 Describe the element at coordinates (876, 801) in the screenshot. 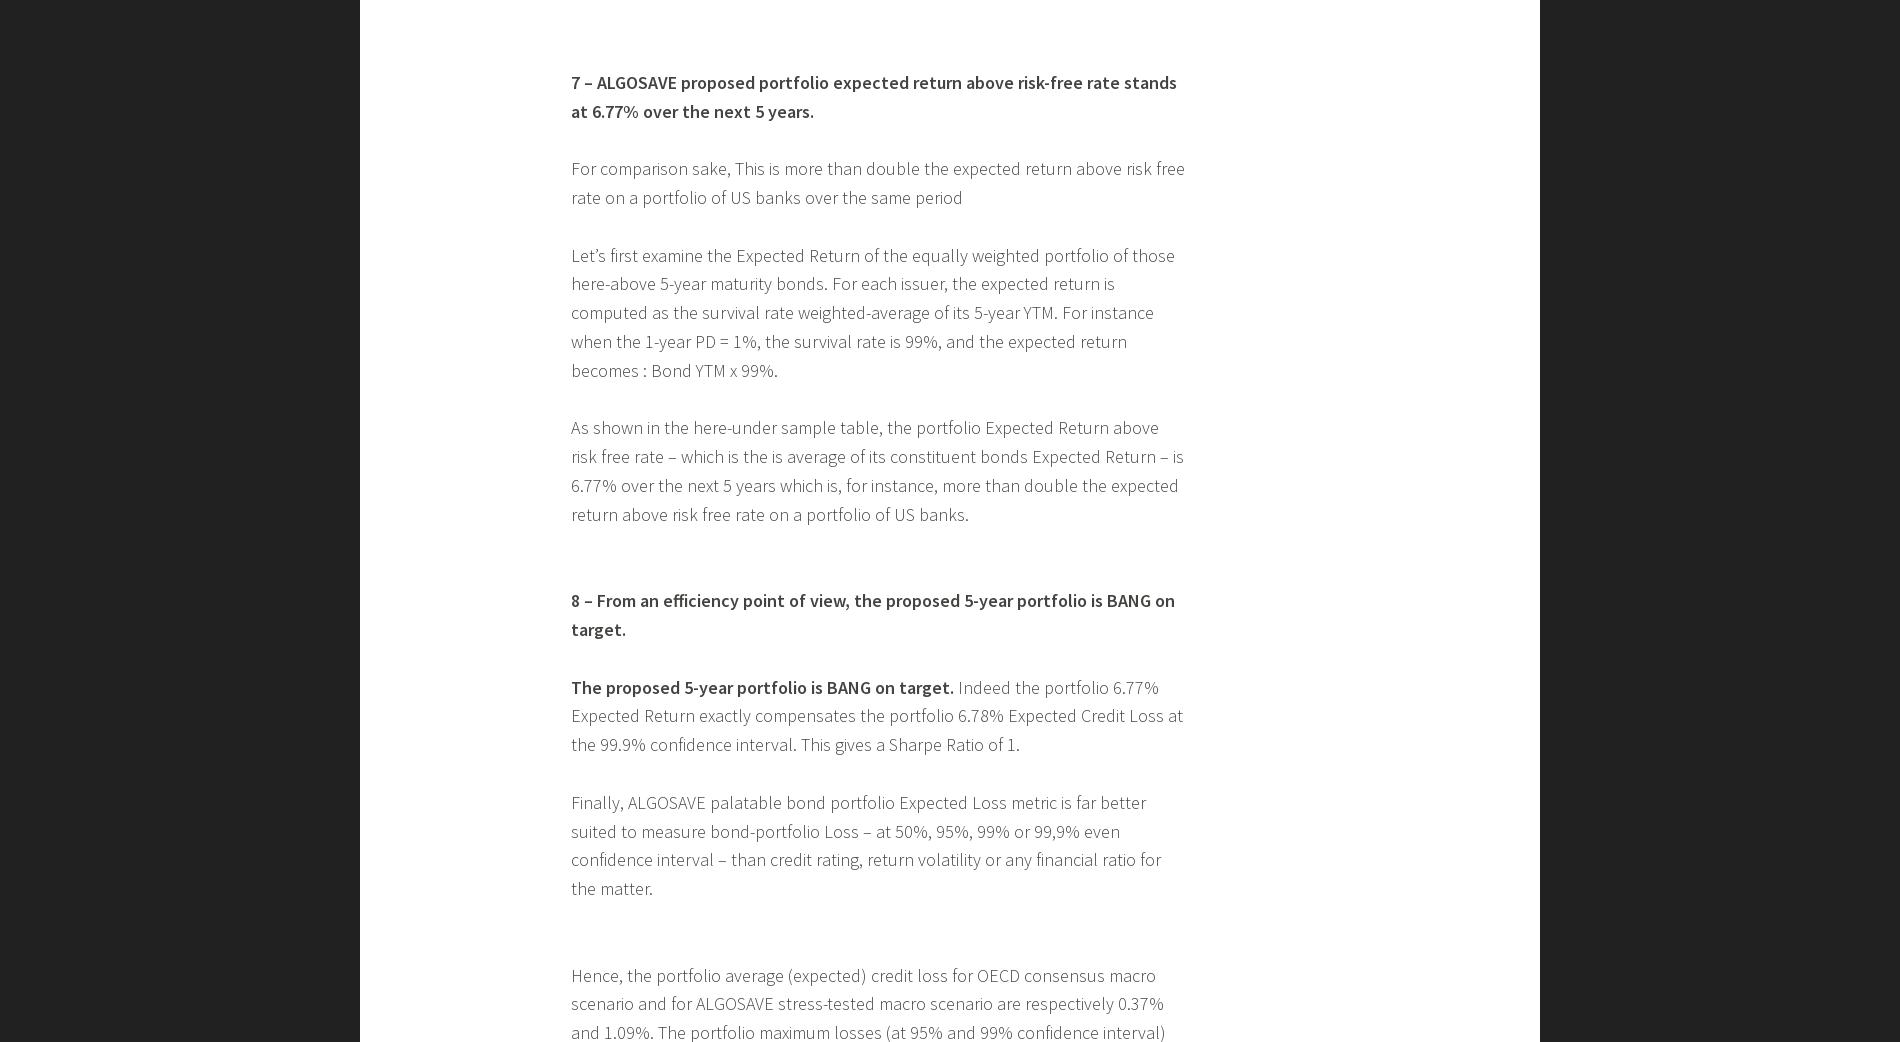

I see `'As shown in the here-under sample table, the portfolio Expected Return above risk free rate – which is the is average of its constituent bonds Expected Return – is 6.77% over the next 5 years which is, for instance, more than double the expected return above risk free rate on a portfolio of US banks.'` at that location.